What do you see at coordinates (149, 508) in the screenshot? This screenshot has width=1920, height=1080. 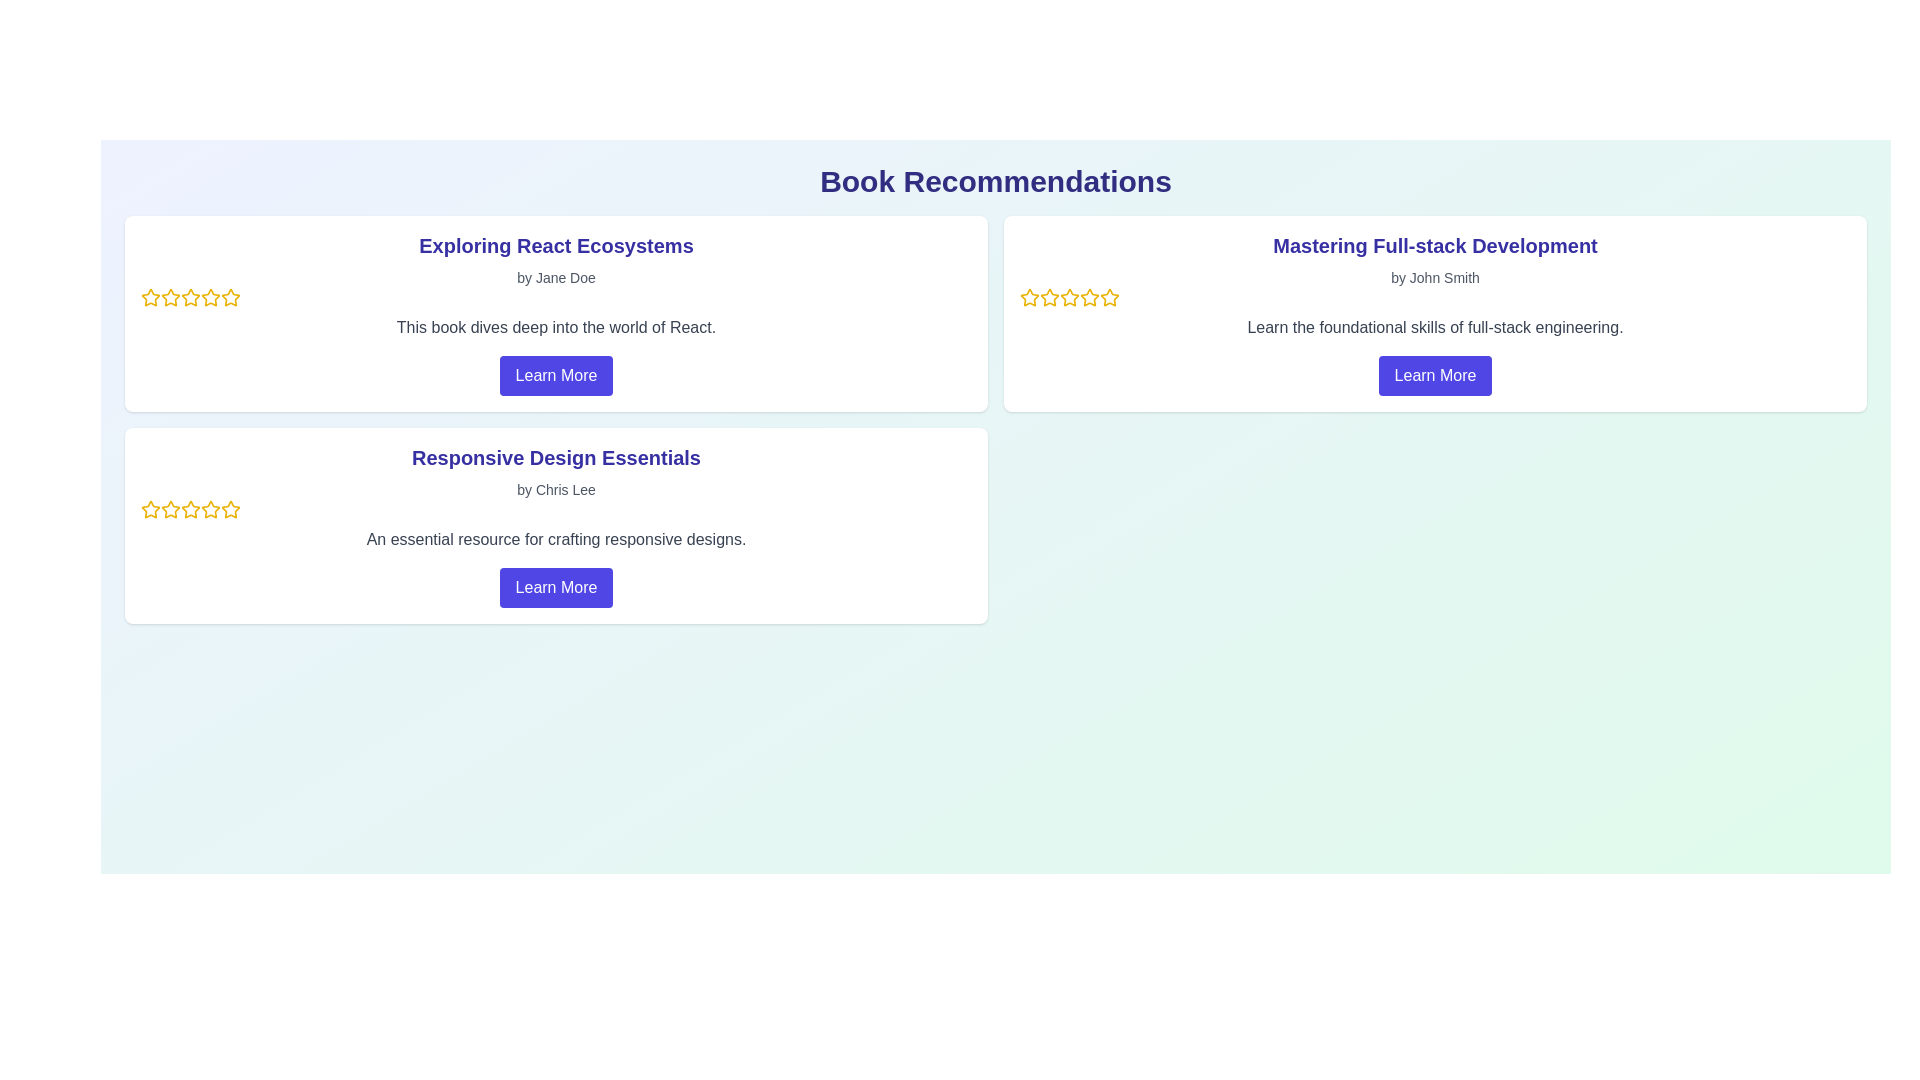 I see `the first yellow star icon of the 5-star rating system located below the title 'Responsive Design Essentials' in the bottom-left card of the layout` at bounding box center [149, 508].